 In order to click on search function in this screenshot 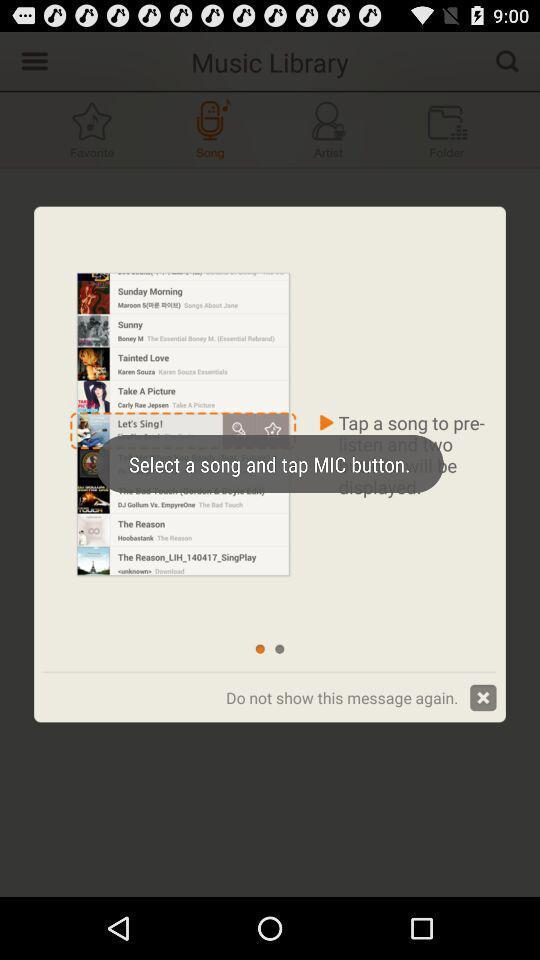, I will do `click(507, 59)`.